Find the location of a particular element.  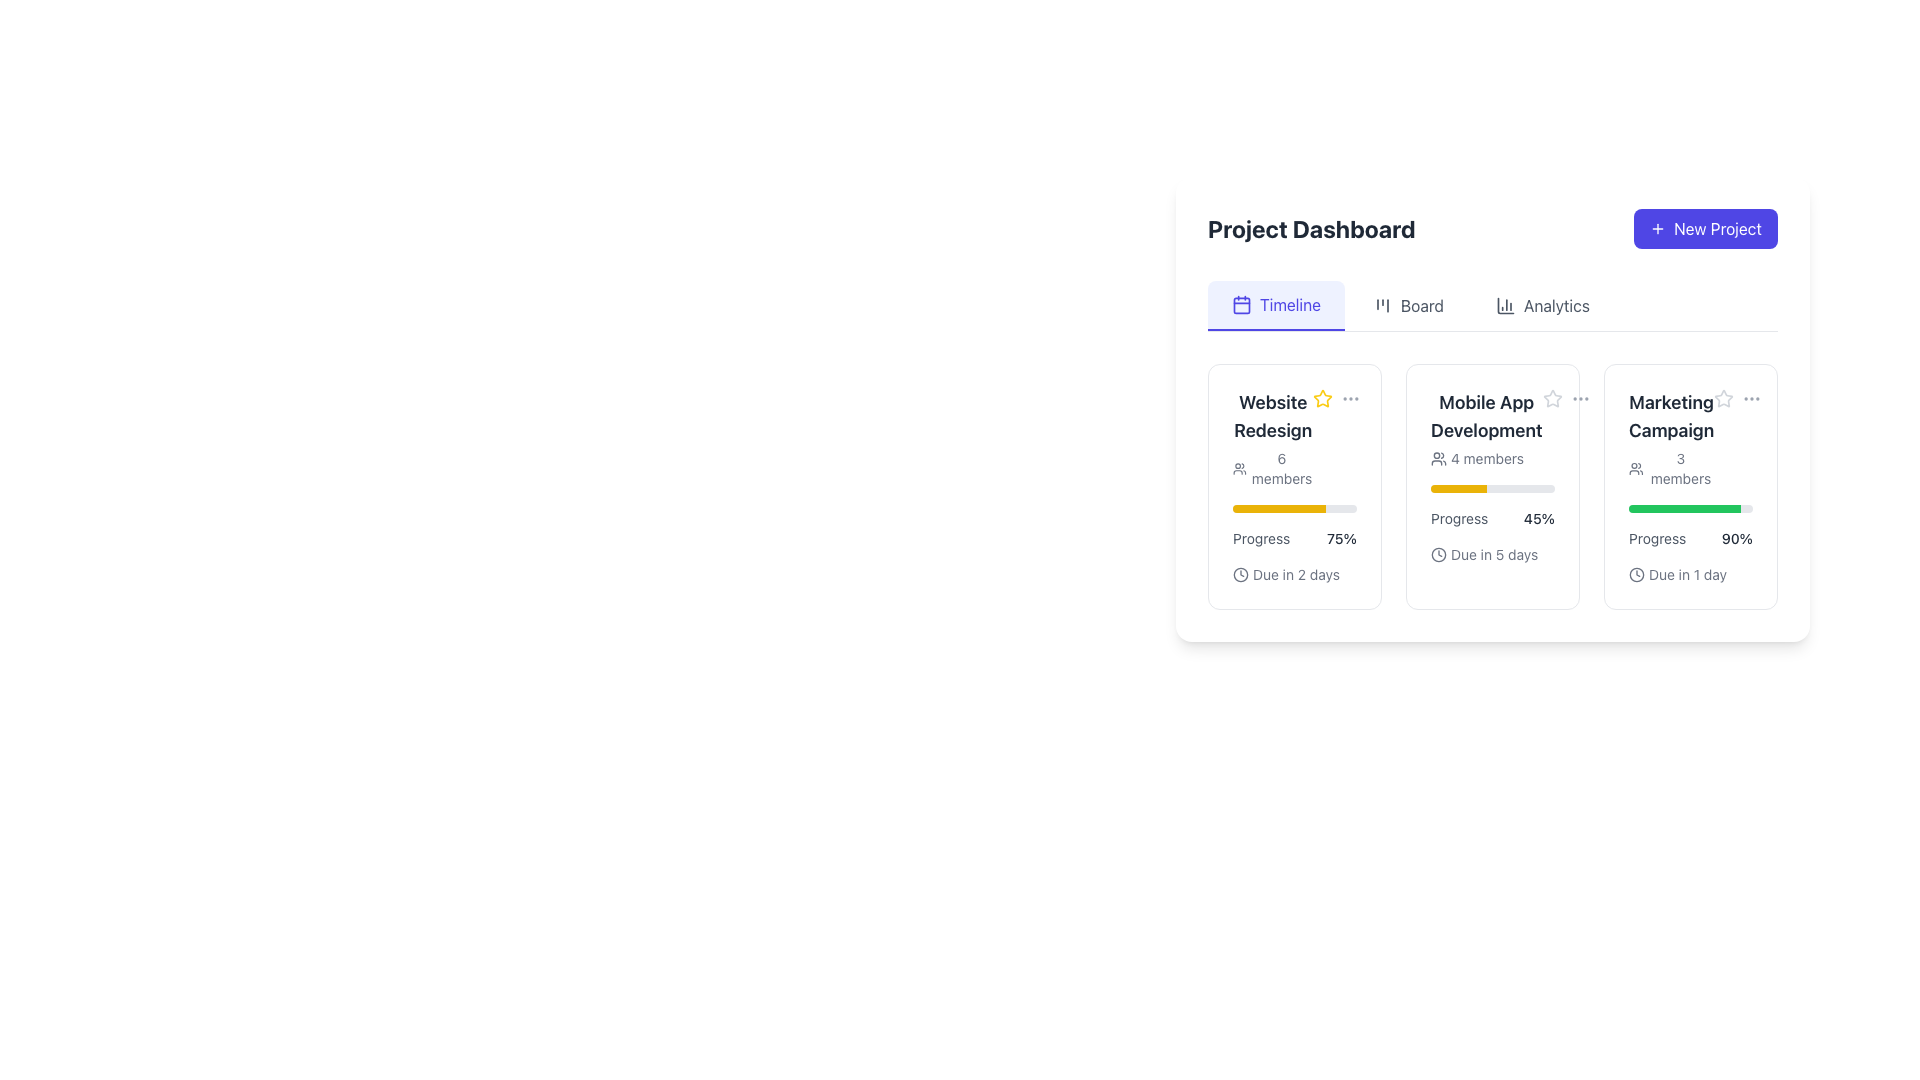

due date information from the progress indicator displaying 'Due in 1 day' beneath the progress bar in the 'Marketing Campaign' card is located at coordinates (1689, 544).